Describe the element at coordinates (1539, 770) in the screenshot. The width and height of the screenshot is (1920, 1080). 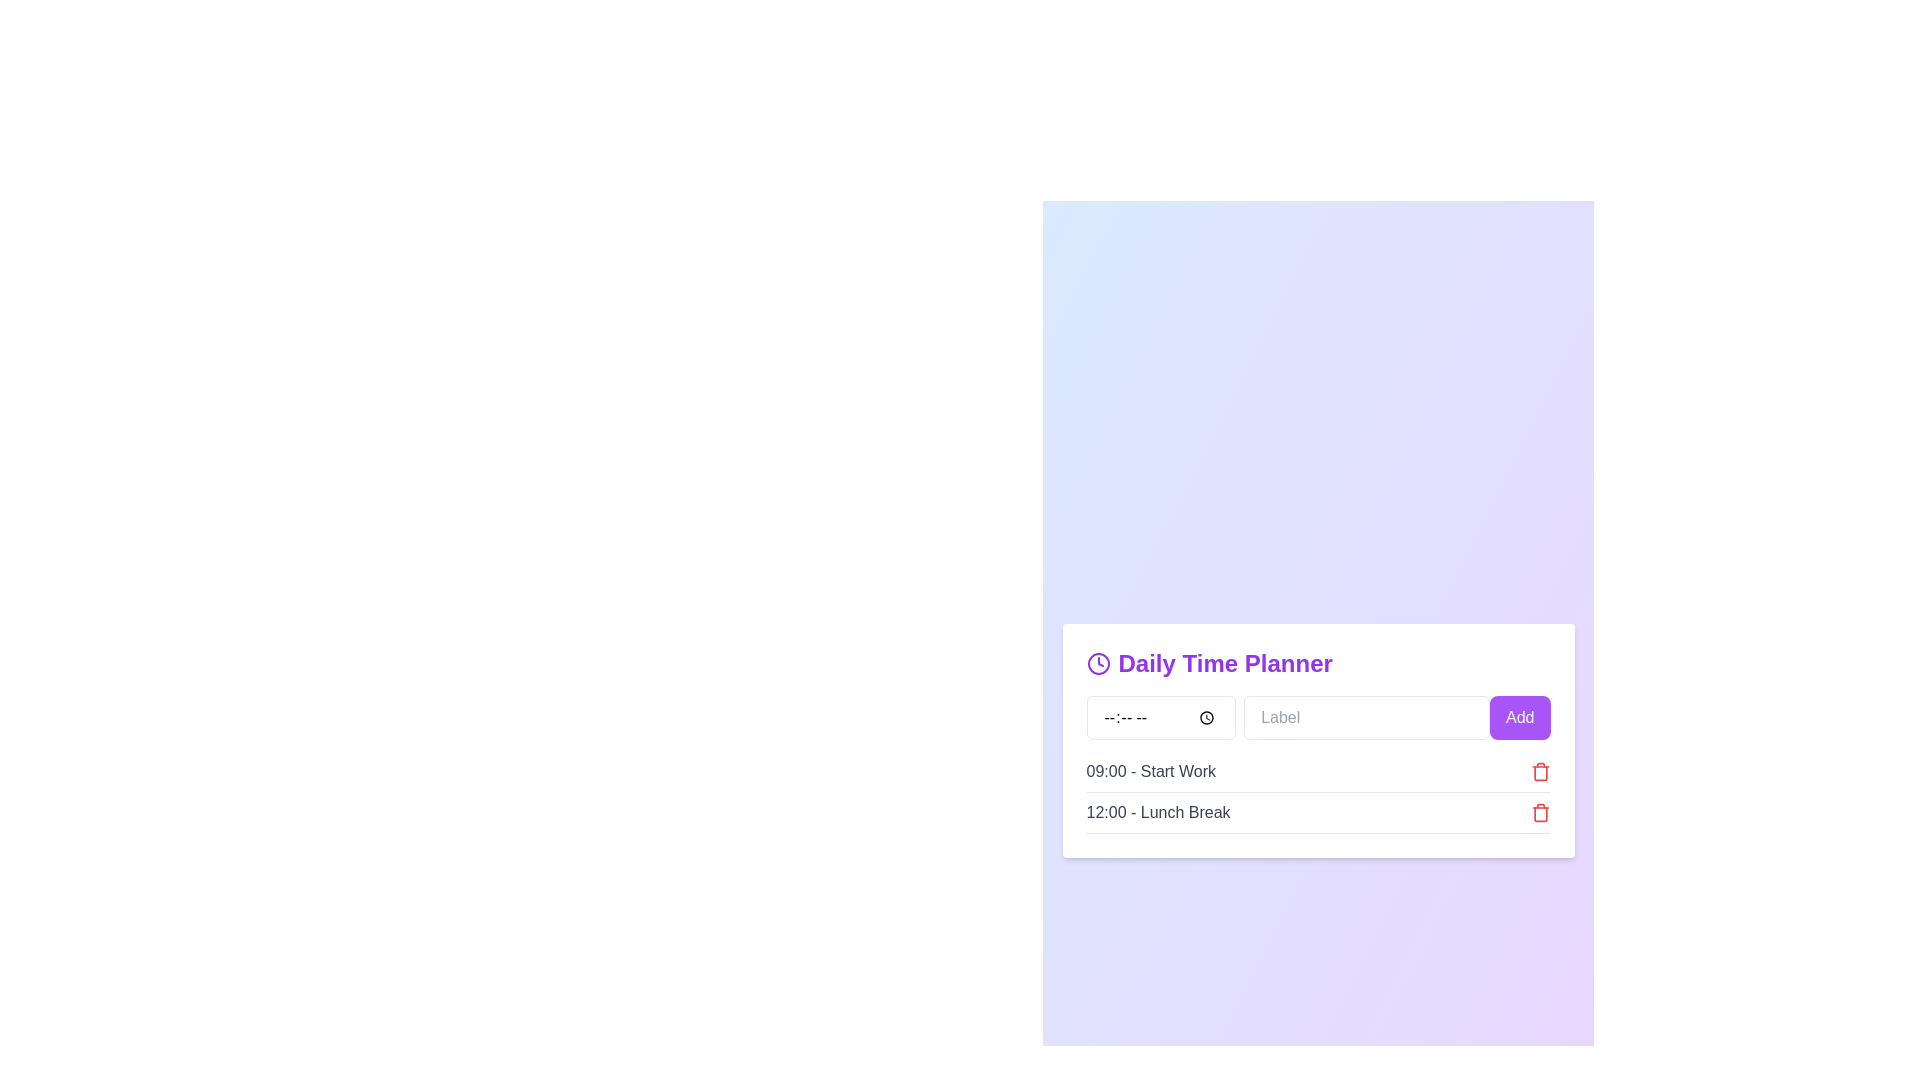
I see `the red trash can icon button located at the far right side of the '09:00 - Start Work' entry` at that location.